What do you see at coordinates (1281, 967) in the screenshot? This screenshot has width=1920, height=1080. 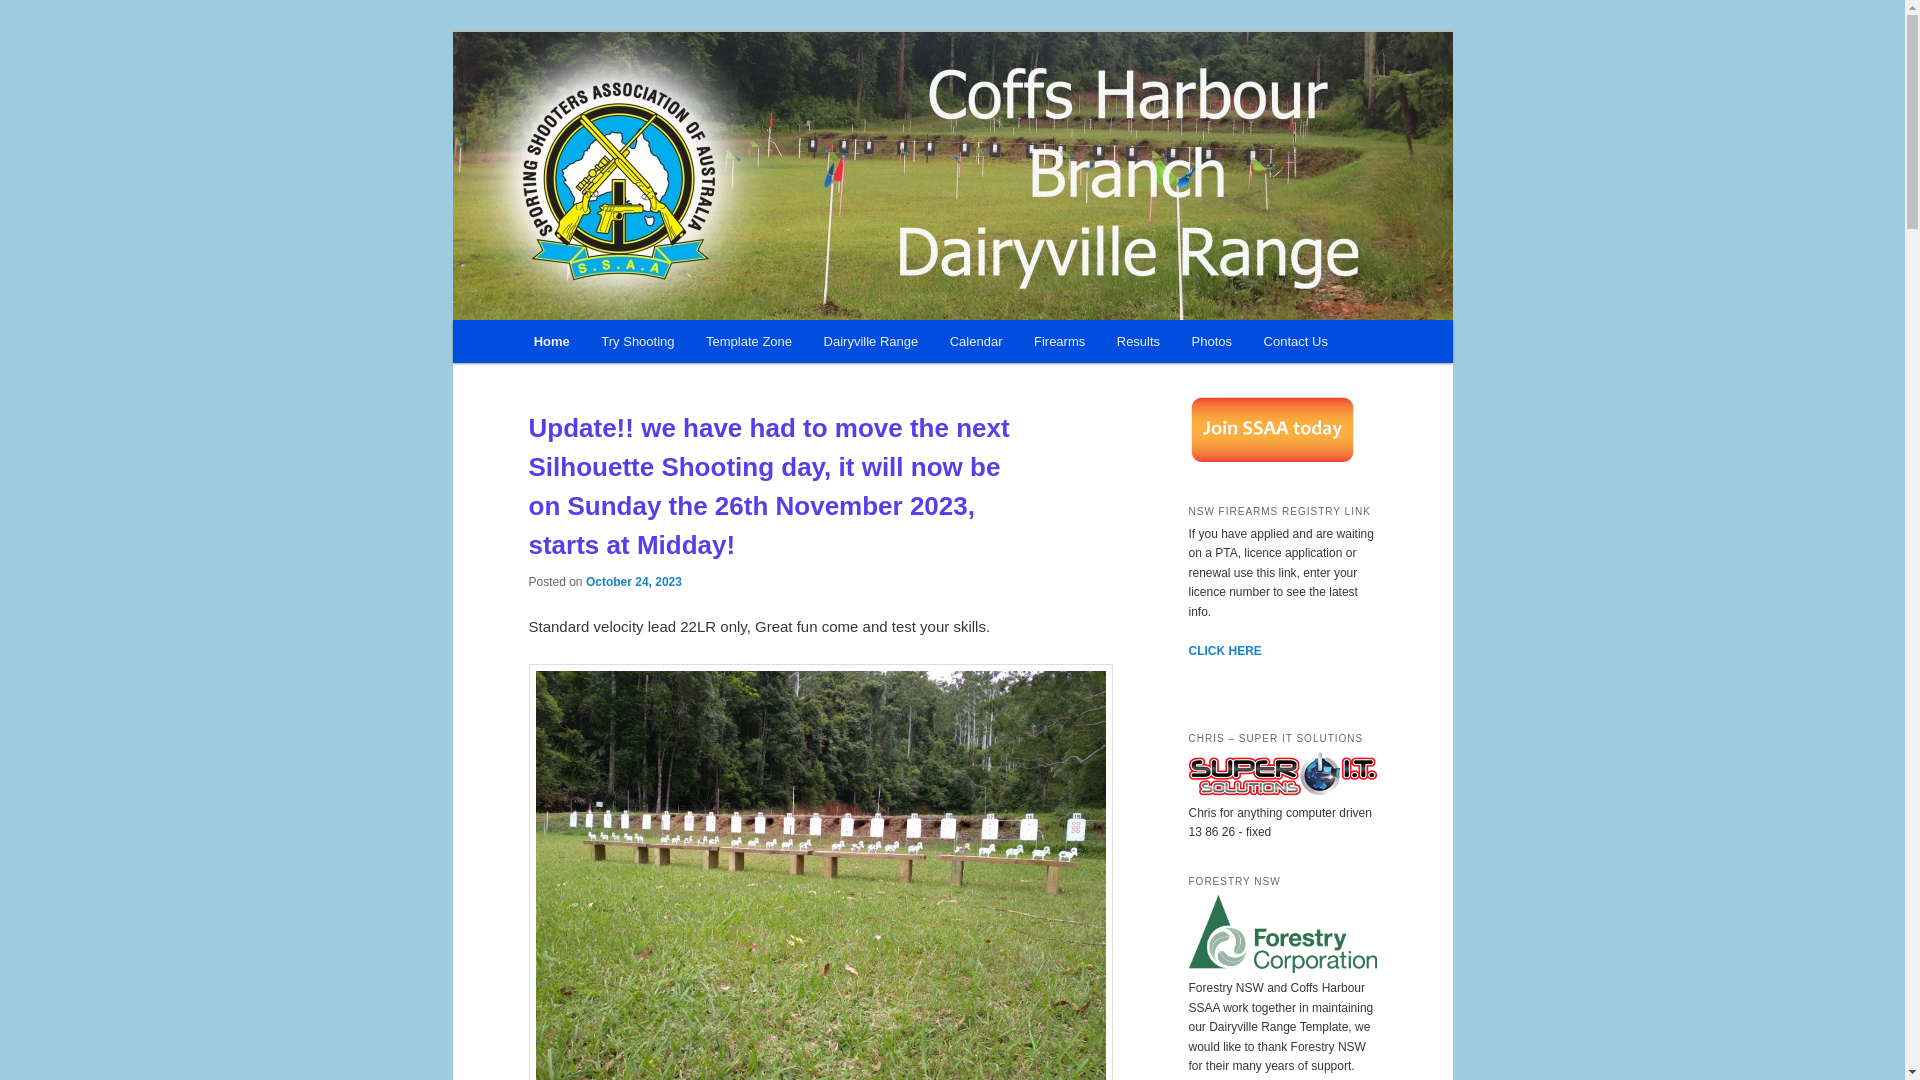 I see `'Forestry NSW '` at bounding box center [1281, 967].